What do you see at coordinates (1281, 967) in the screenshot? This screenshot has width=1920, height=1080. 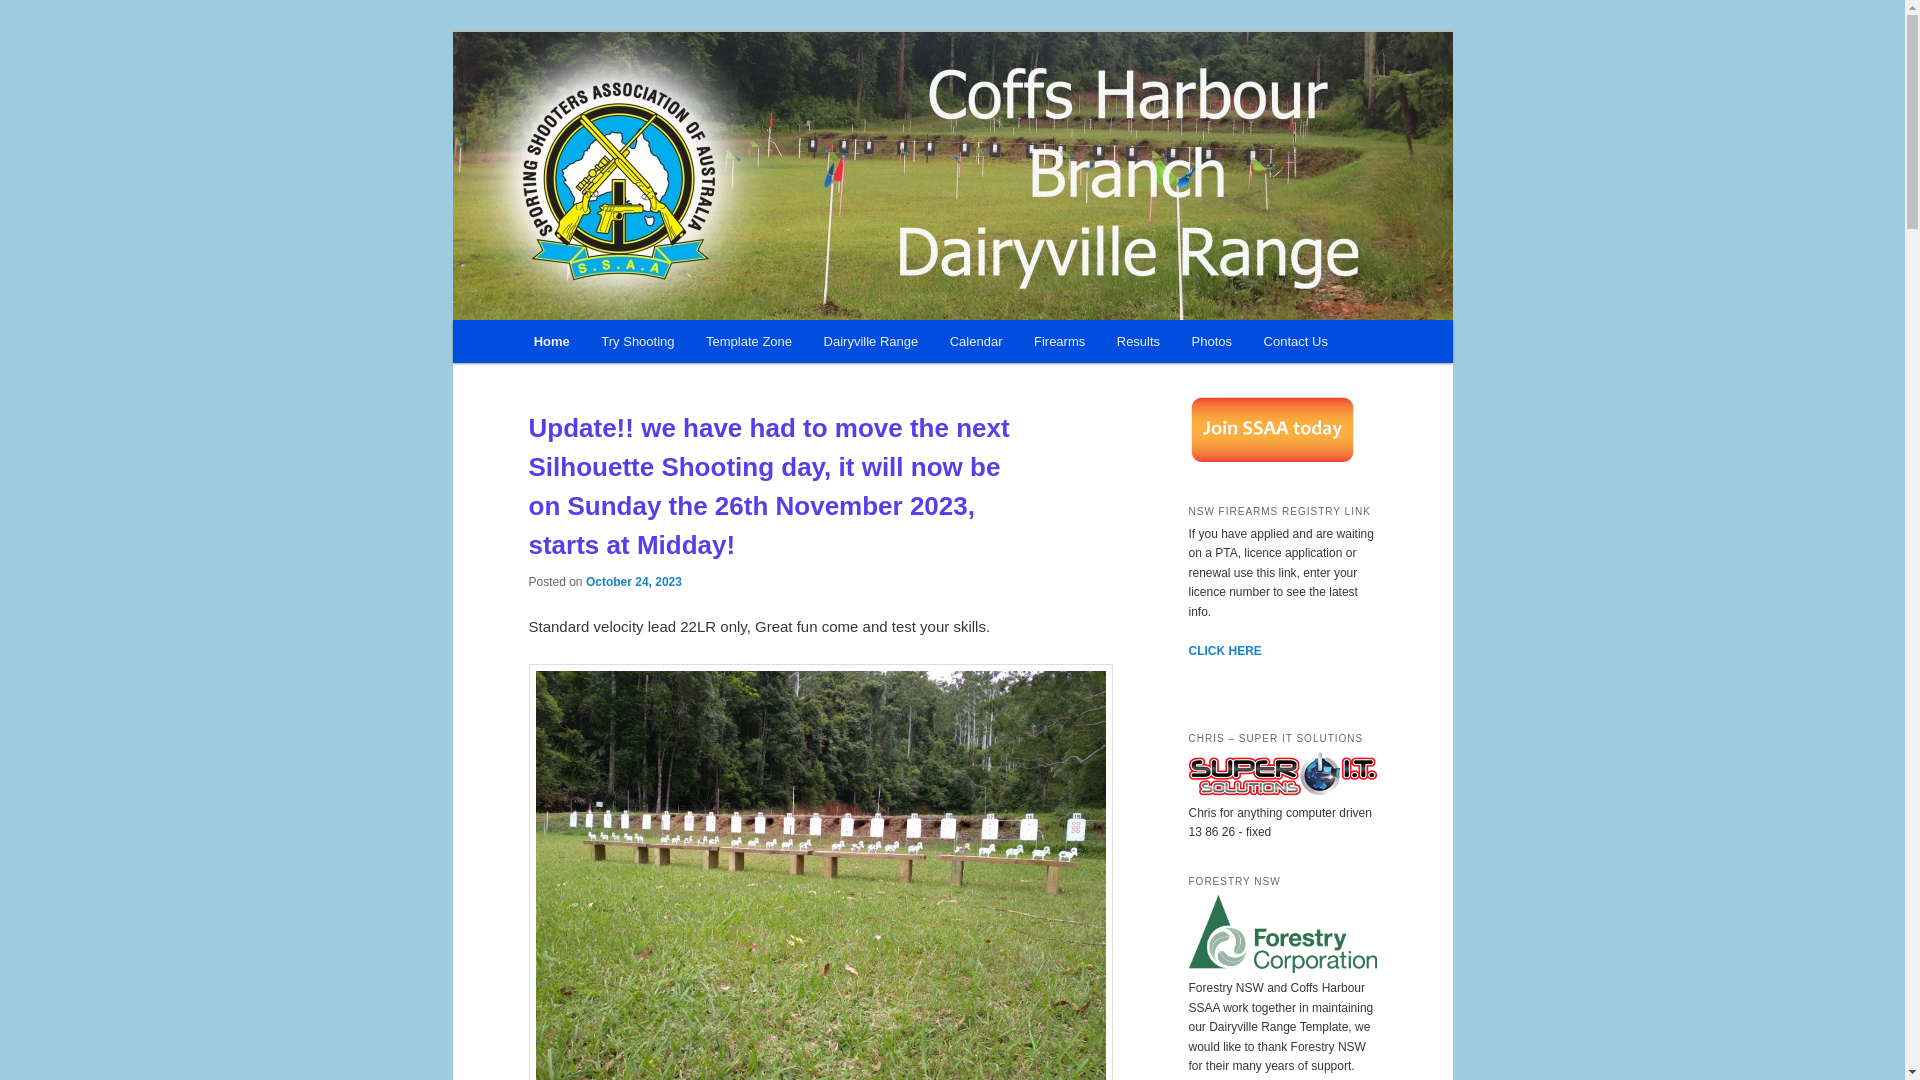 I see `'Forestry NSW '` at bounding box center [1281, 967].